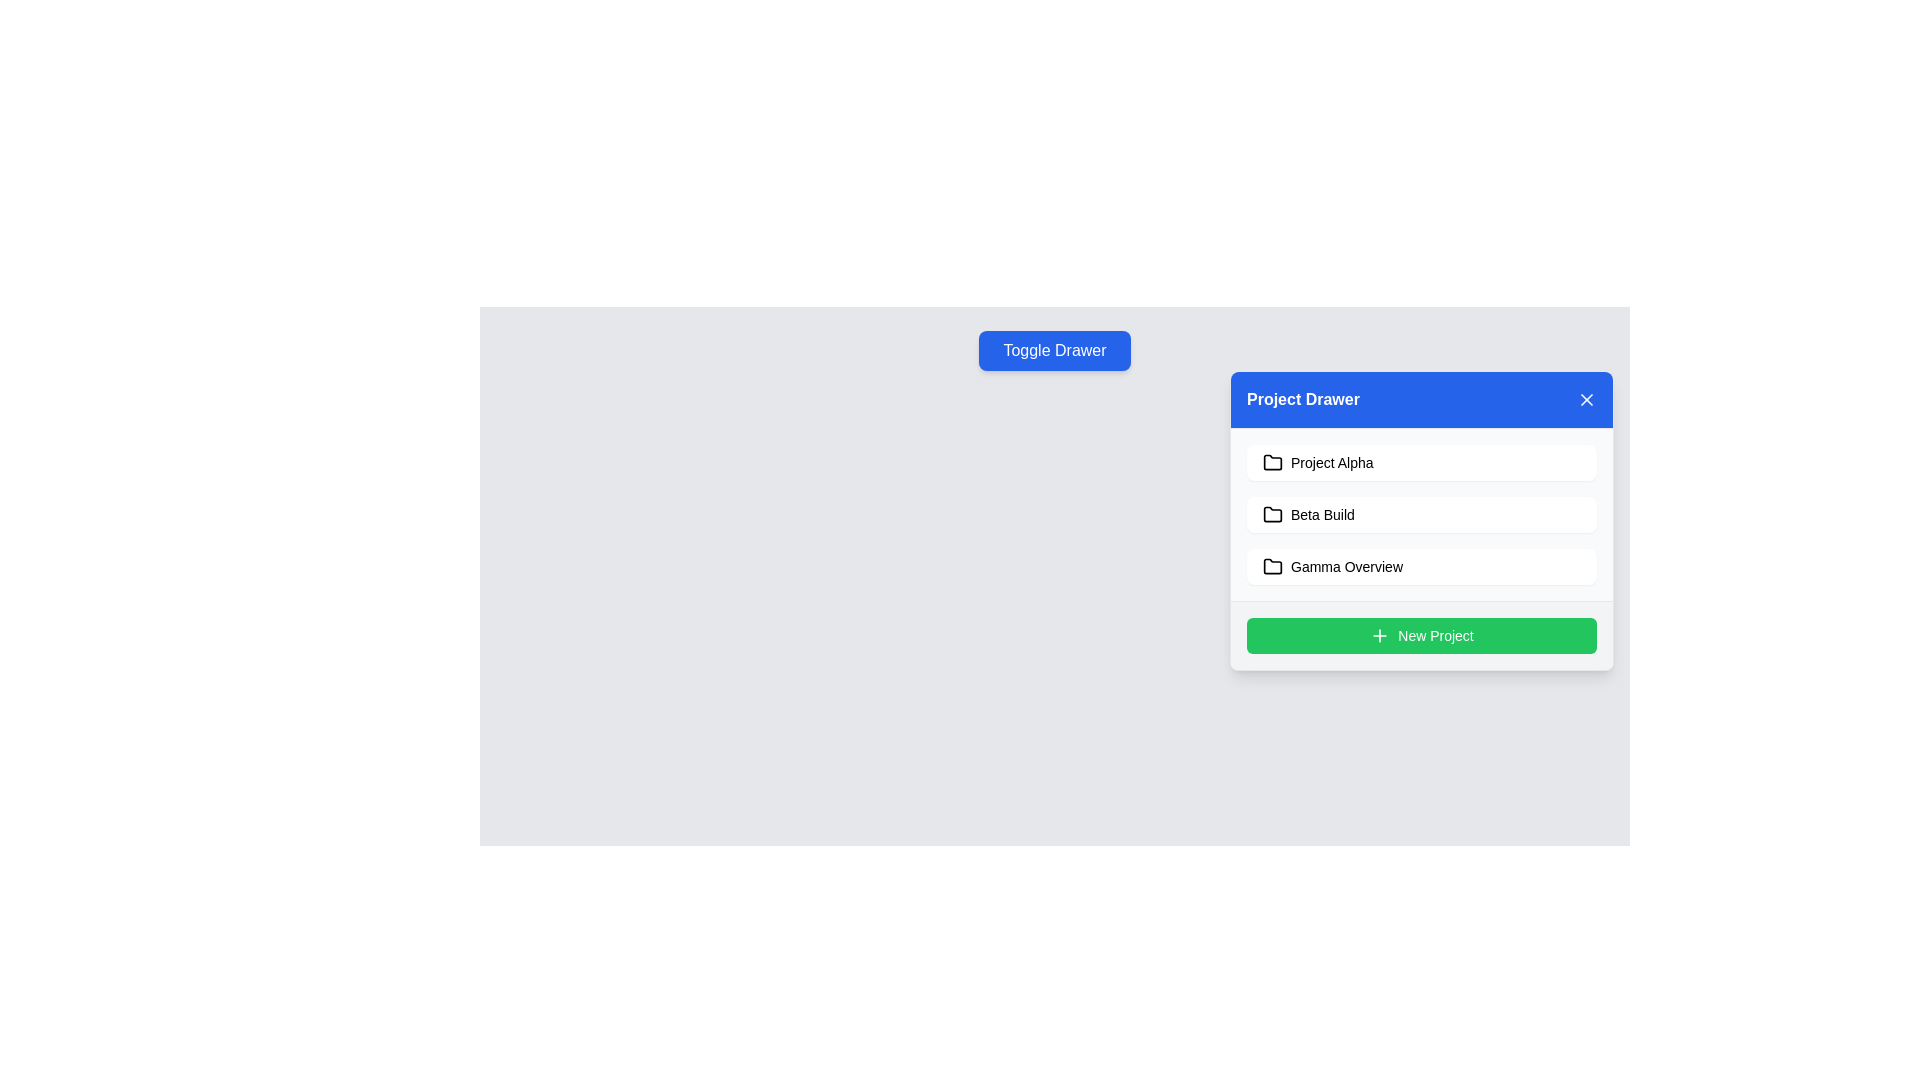  I want to click on the green rounded button labeled 'New Project' with a white plus icon to initiate a new project, so click(1420, 635).